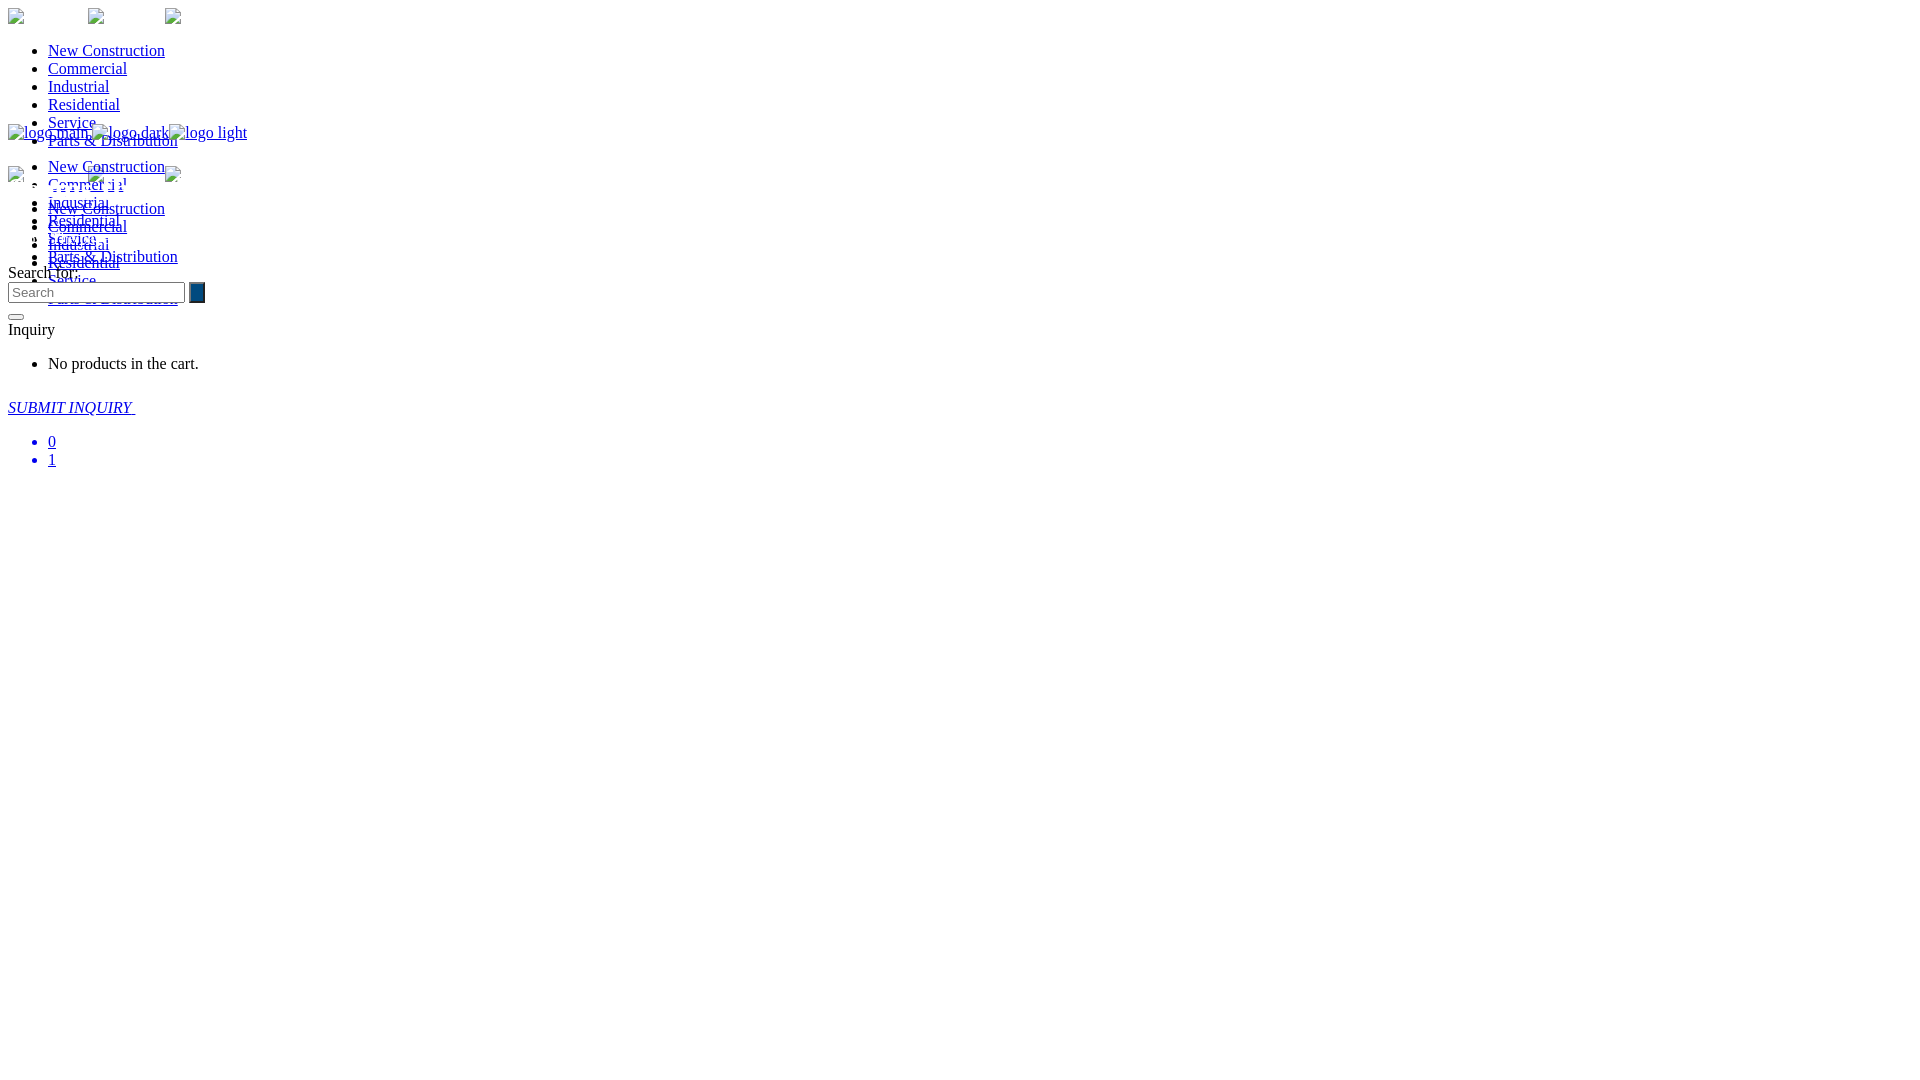  What do you see at coordinates (86, 67) in the screenshot?
I see `'Commercial'` at bounding box center [86, 67].